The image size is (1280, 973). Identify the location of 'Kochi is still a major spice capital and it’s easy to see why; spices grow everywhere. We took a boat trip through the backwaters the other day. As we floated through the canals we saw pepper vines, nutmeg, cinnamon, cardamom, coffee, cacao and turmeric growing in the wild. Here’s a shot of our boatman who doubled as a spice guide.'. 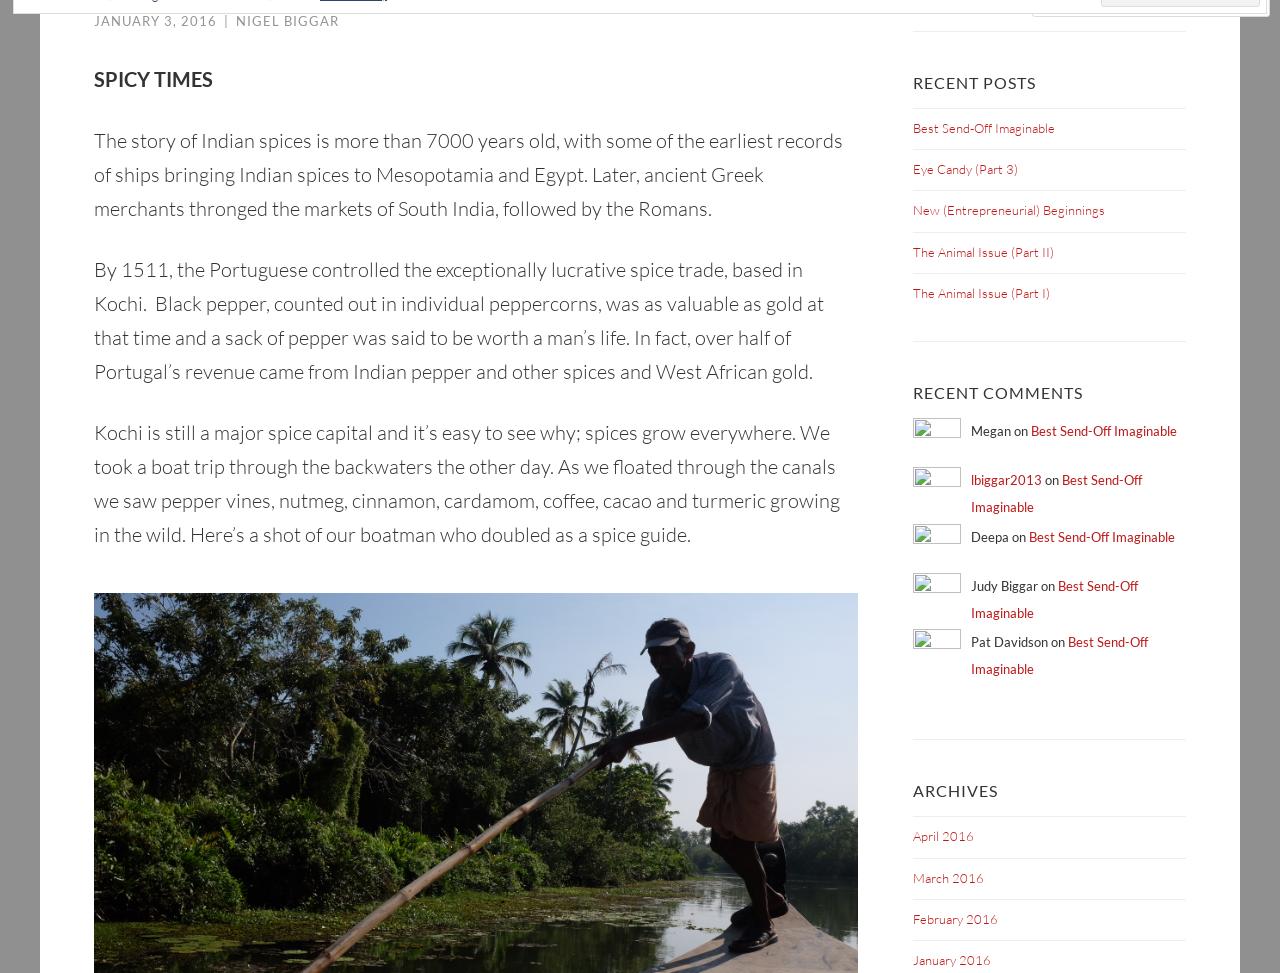
(465, 483).